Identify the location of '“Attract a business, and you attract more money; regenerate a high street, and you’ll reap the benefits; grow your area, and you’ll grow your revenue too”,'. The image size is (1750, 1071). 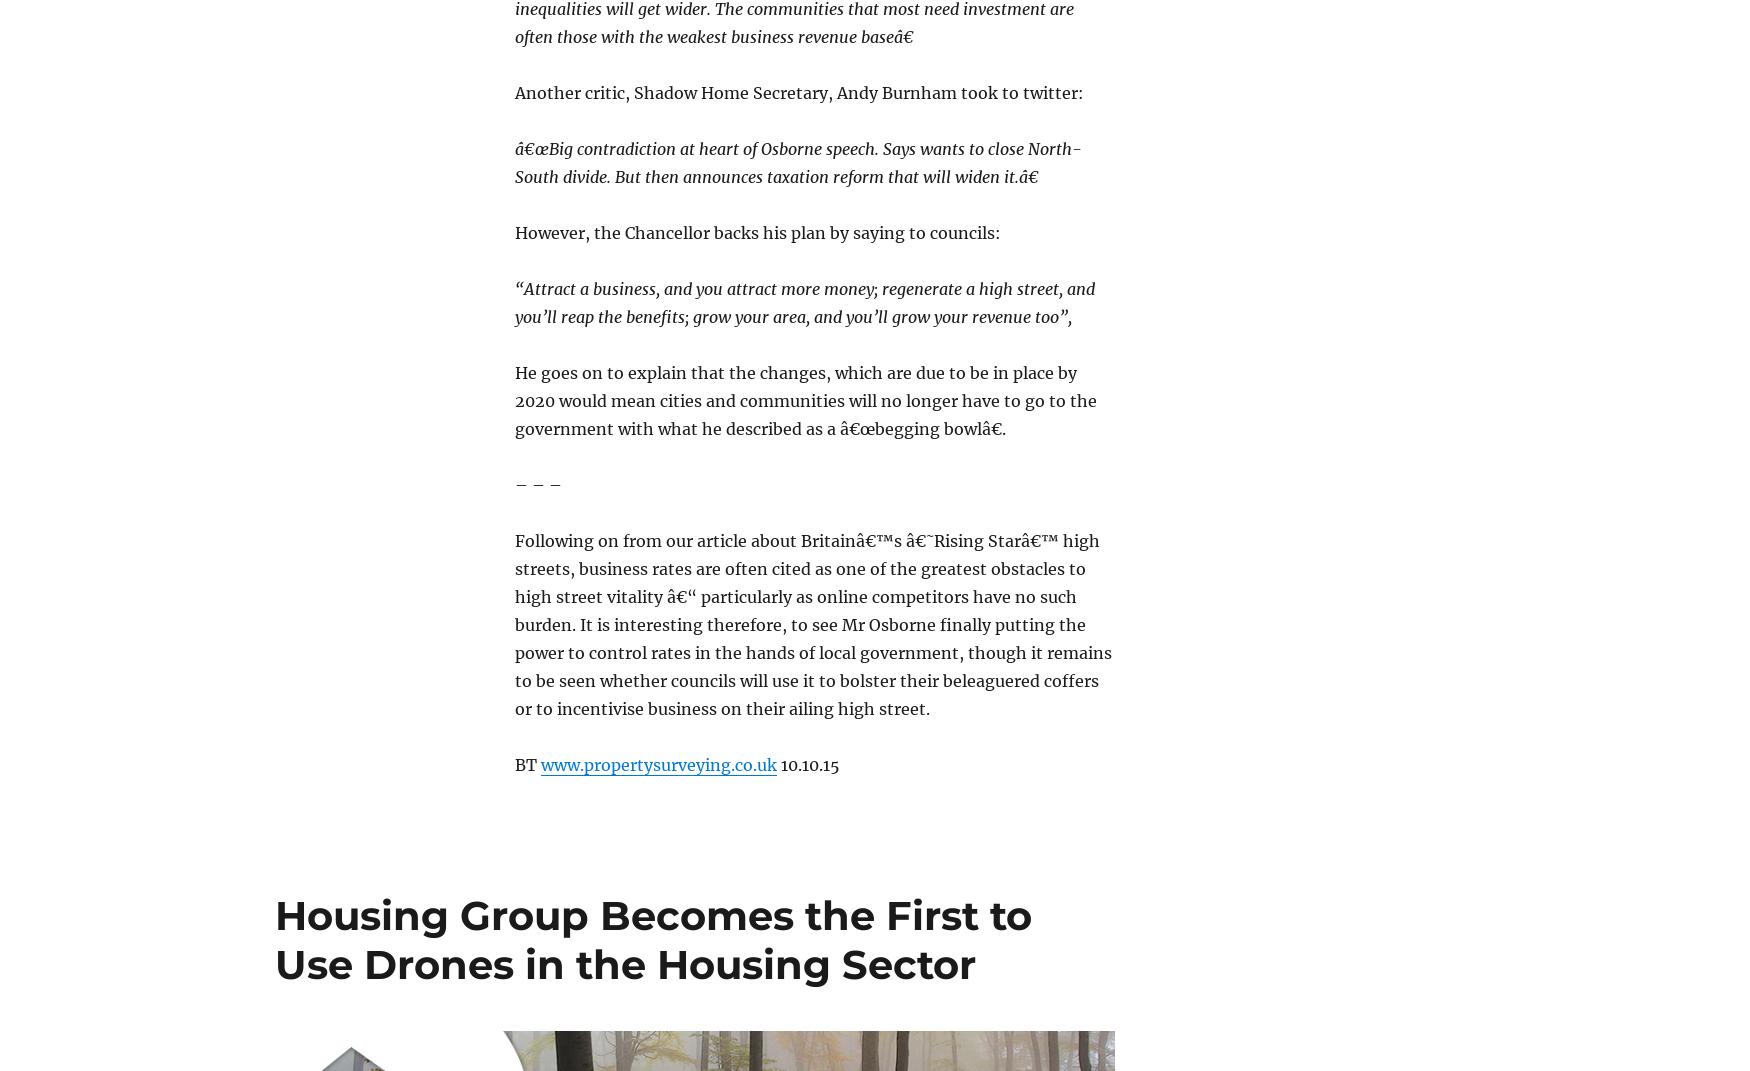
(804, 302).